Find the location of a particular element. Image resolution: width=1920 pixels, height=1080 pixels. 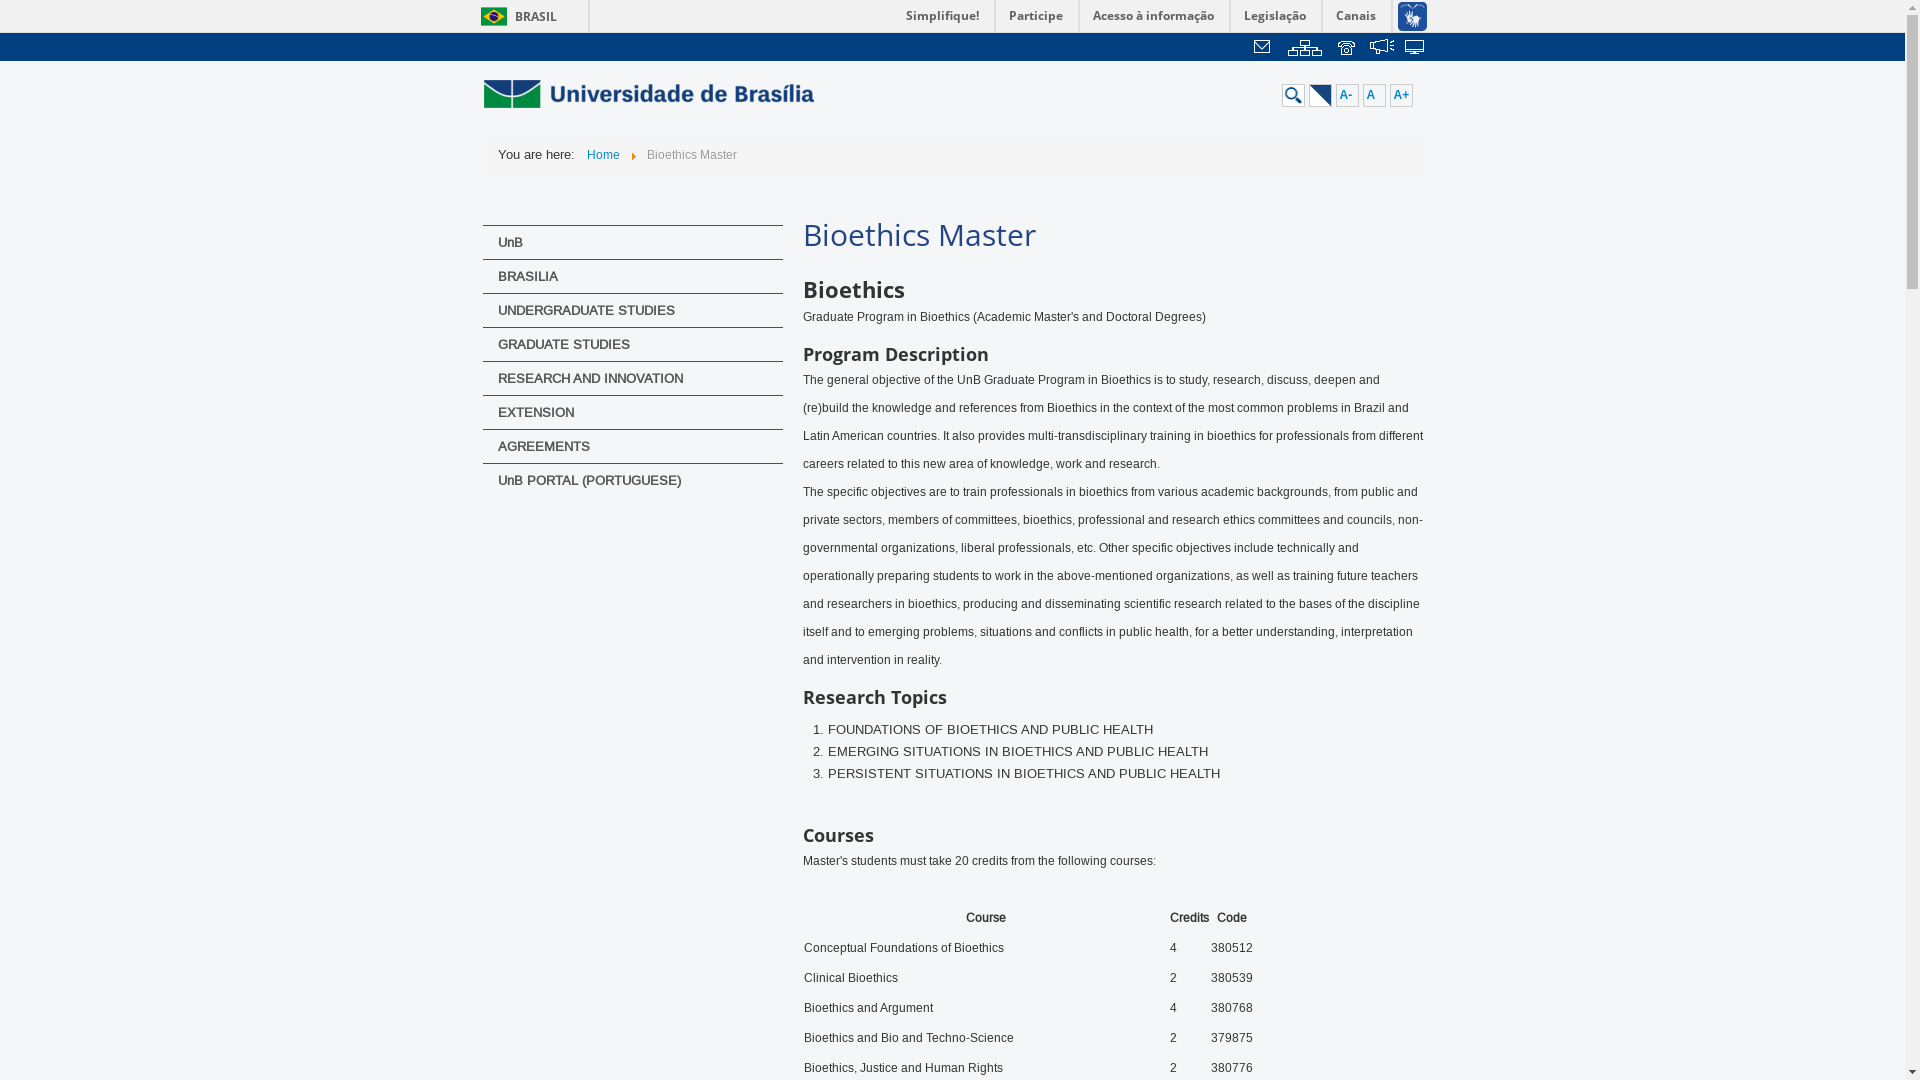

'Home' is located at coordinates (601, 153).